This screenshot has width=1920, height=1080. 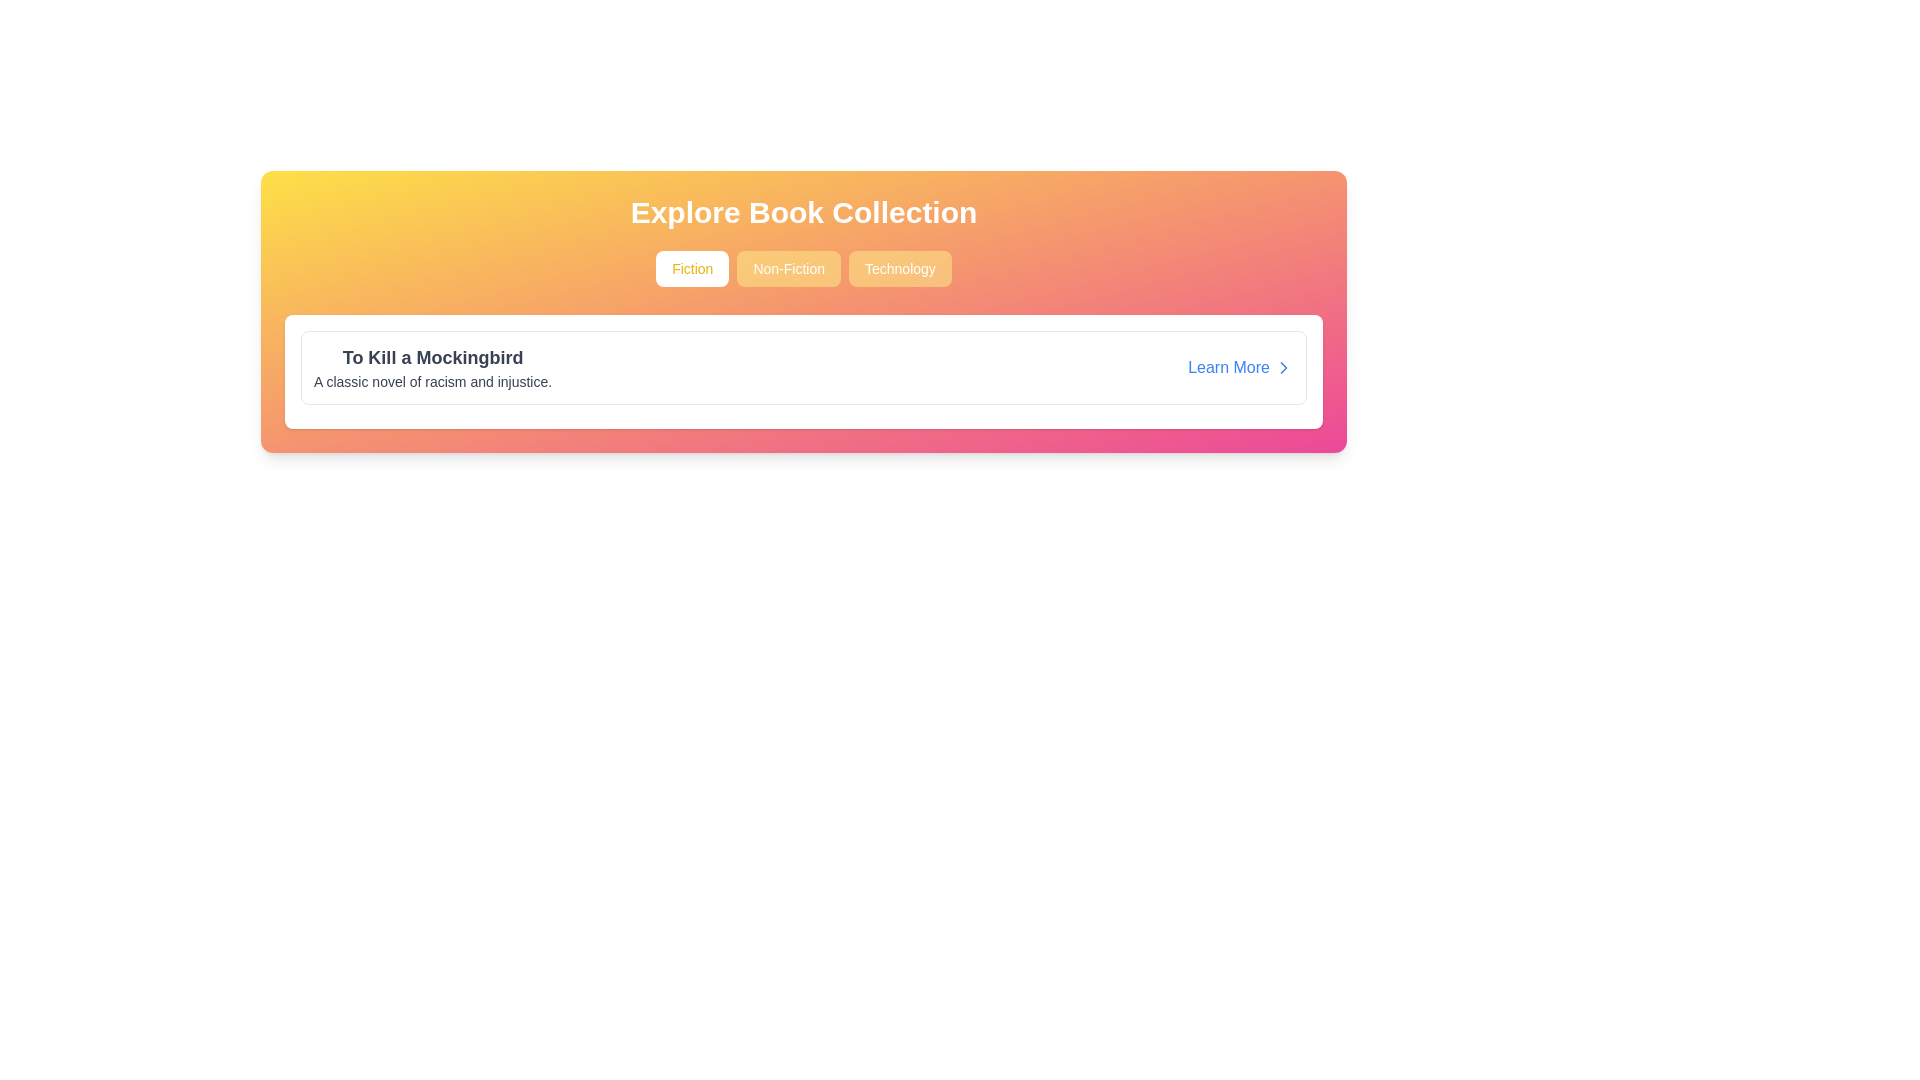 I want to click on the descriptive text label located below the title 'To Kill a Mockingbird', which provides additional information about the book, so click(x=431, y=381).